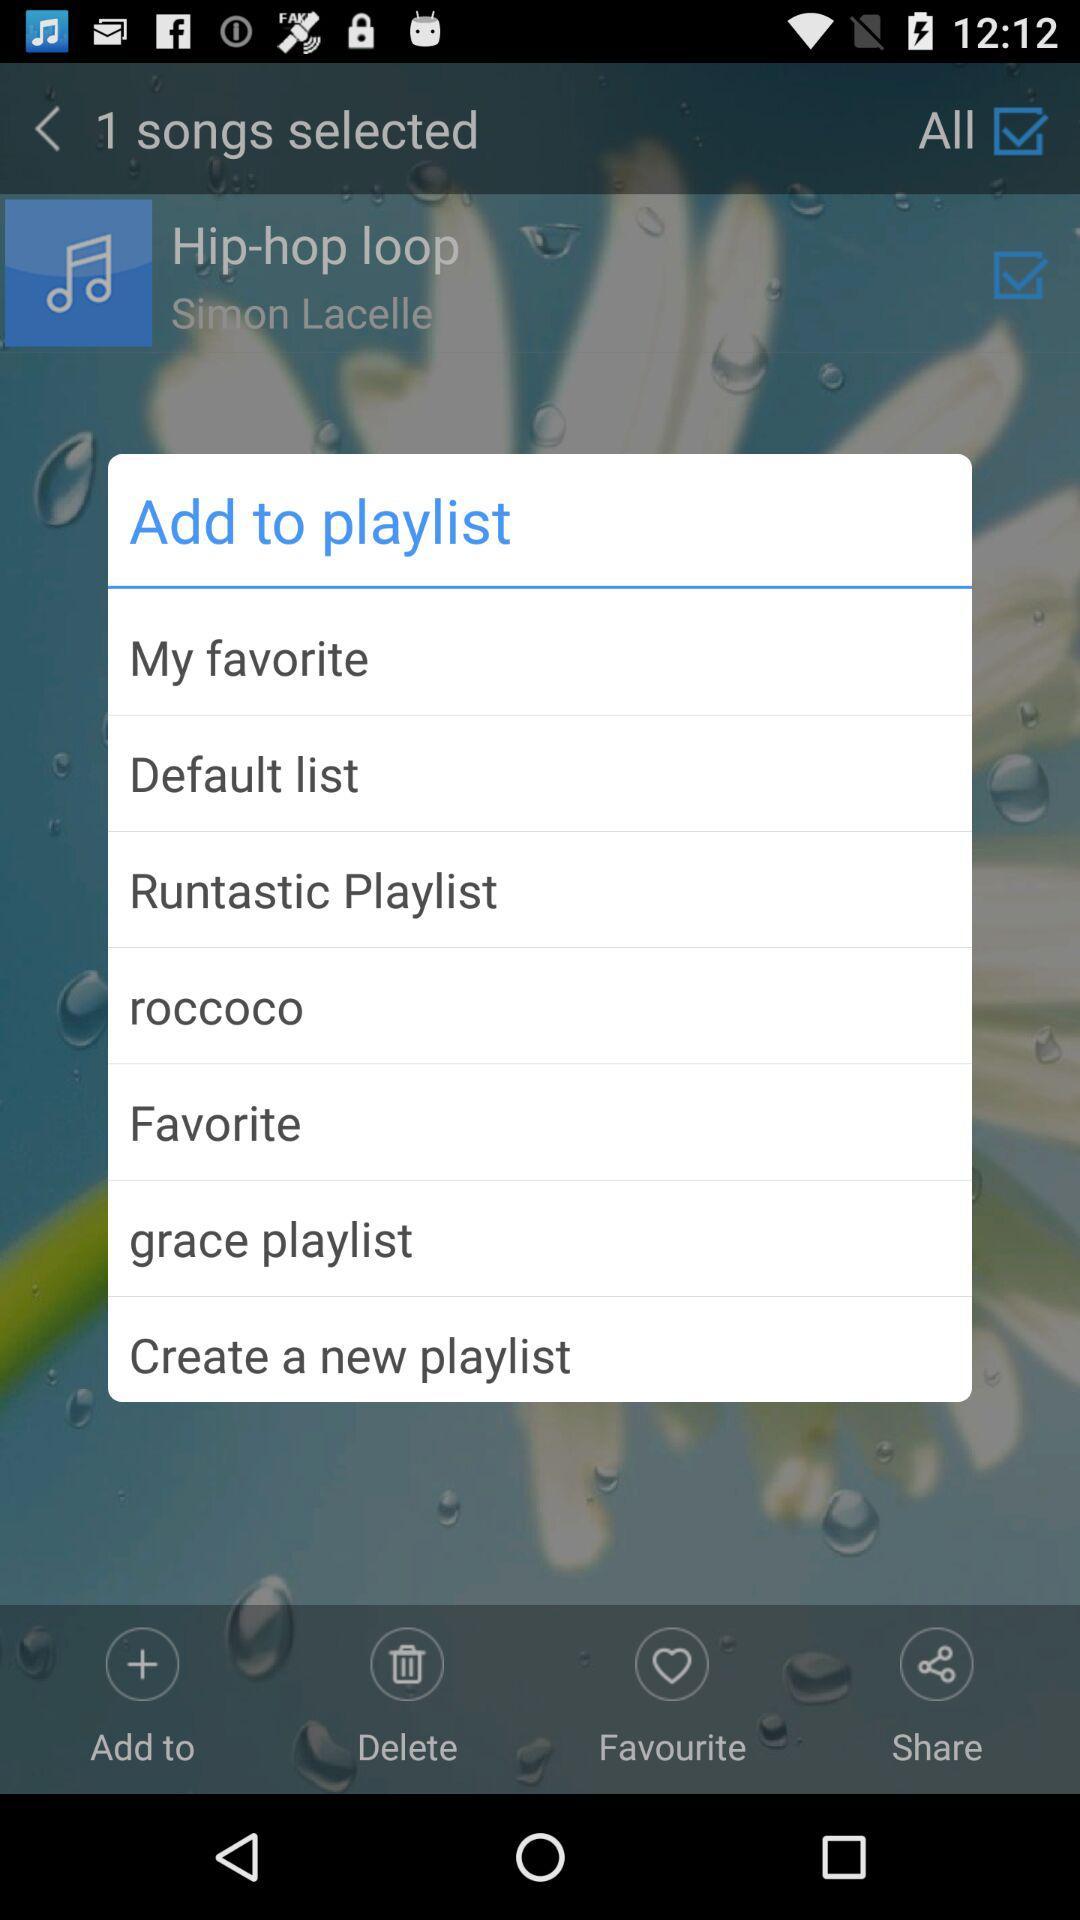  What do you see at coordinates (540, 772) in the screenshot?
I see `the icon above the runtastic playlist` at bounding box center [540, 772].